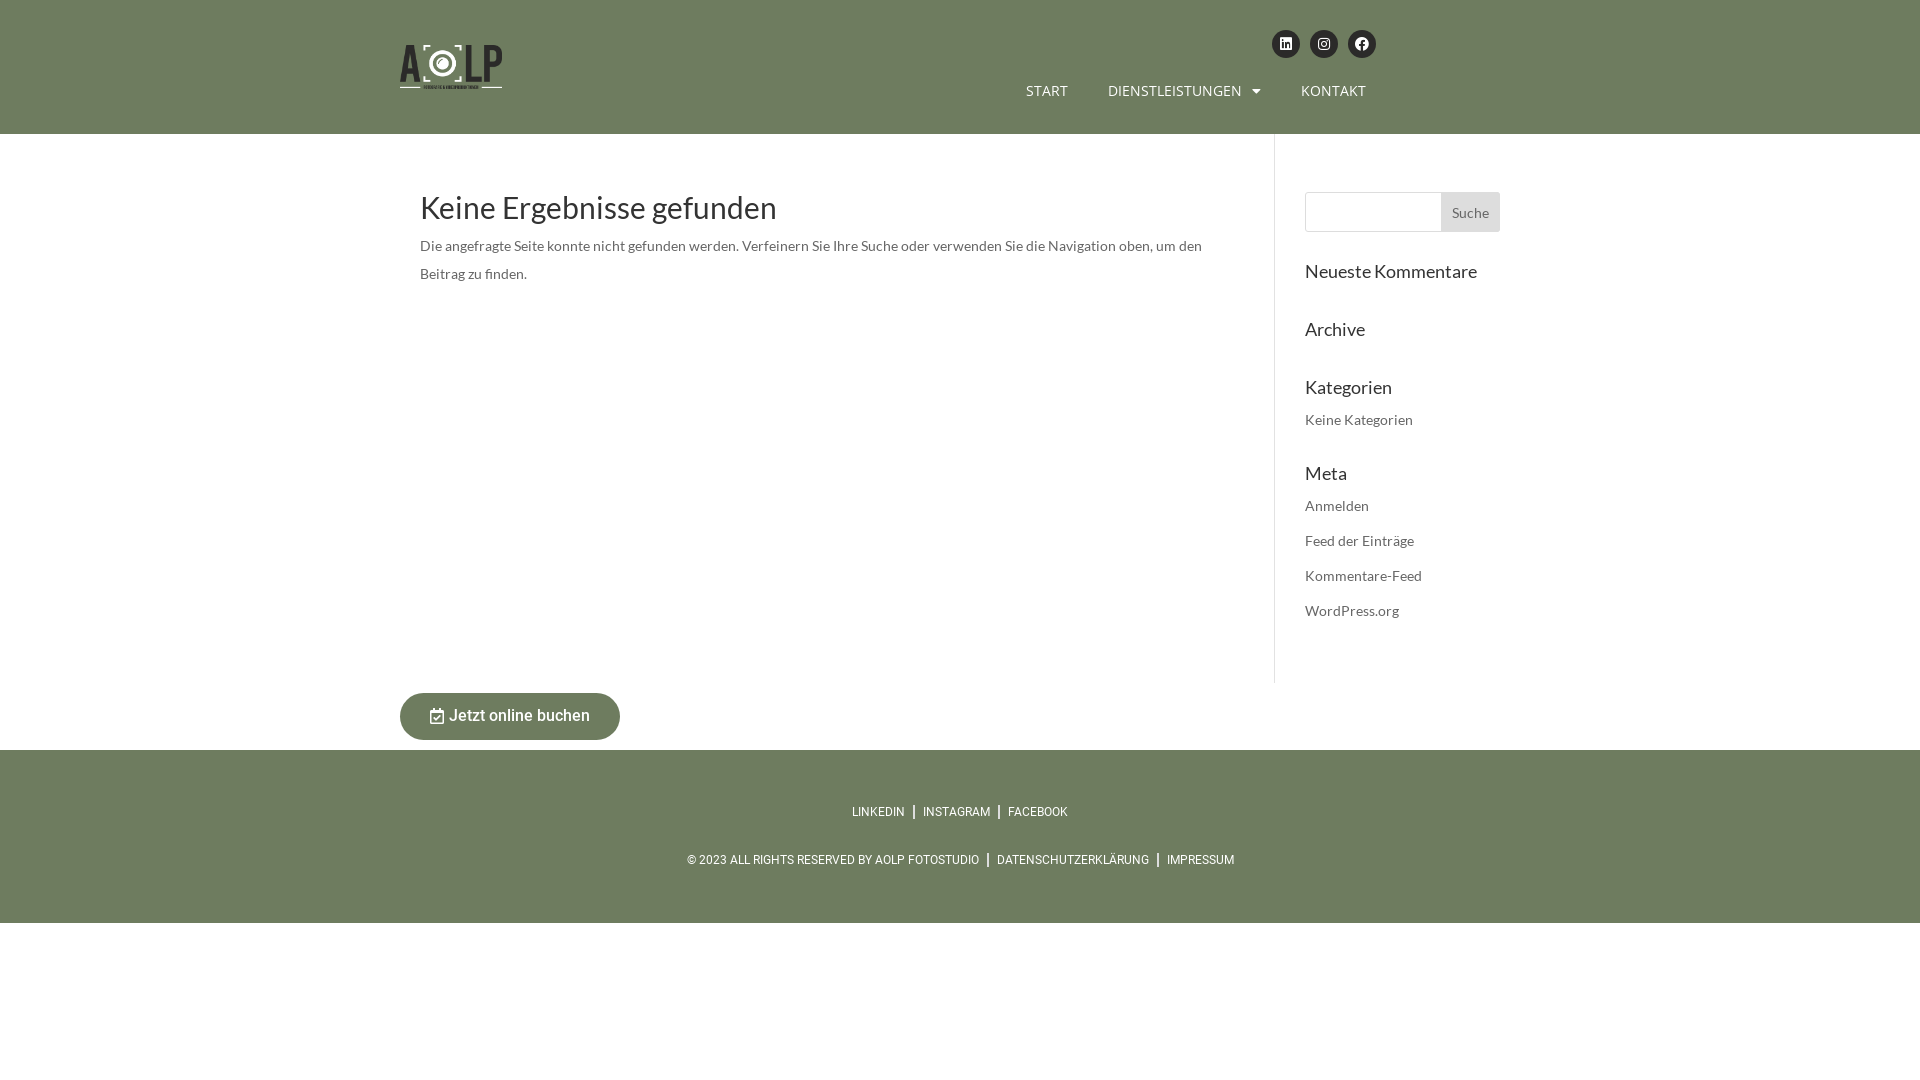 This screenshot has height=1080, width=1920. What do you see at coordinates (1337, 504) in the screenshot?
I see `'Anmelden'` at bounding box center [1337, 504].